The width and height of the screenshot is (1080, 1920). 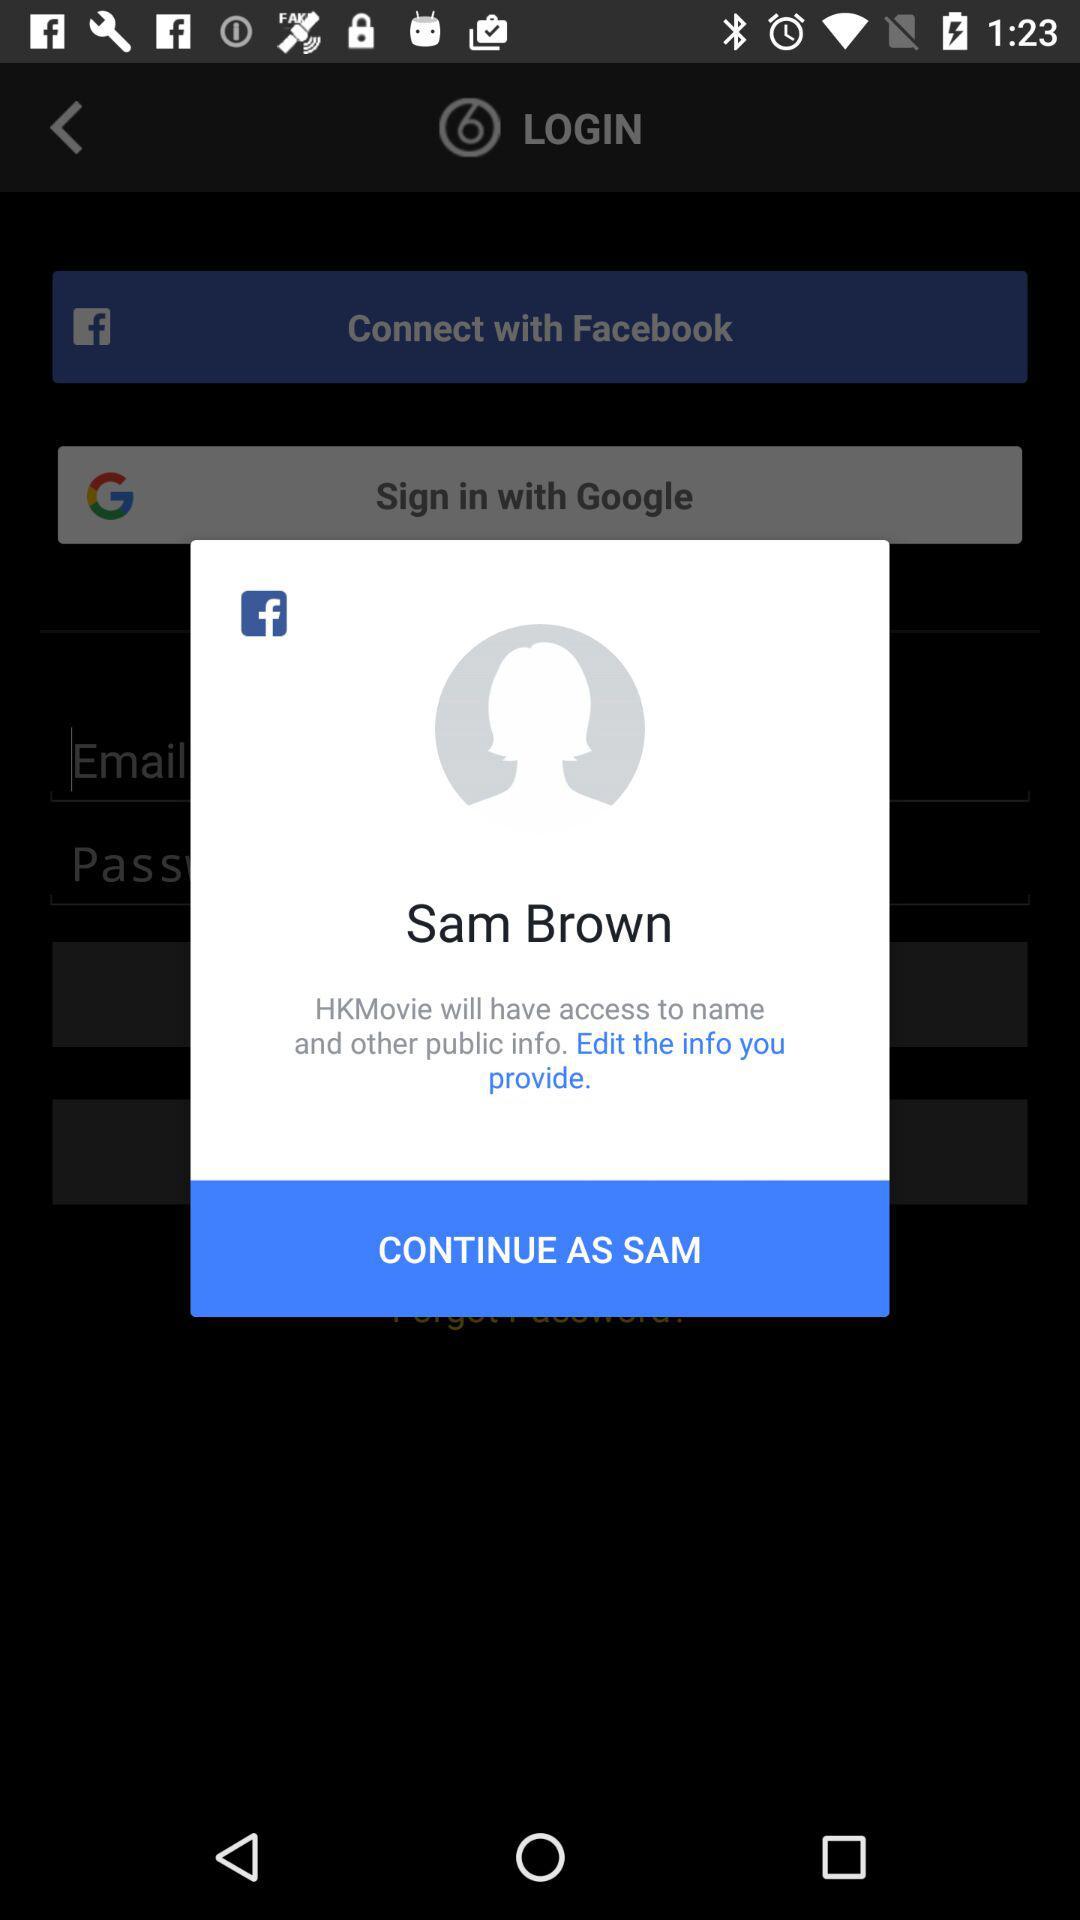 What do you see at coordinates (540, 1041) in the screenshot?
I see `the icon below sam brown` at bounding box center [540, 1041].